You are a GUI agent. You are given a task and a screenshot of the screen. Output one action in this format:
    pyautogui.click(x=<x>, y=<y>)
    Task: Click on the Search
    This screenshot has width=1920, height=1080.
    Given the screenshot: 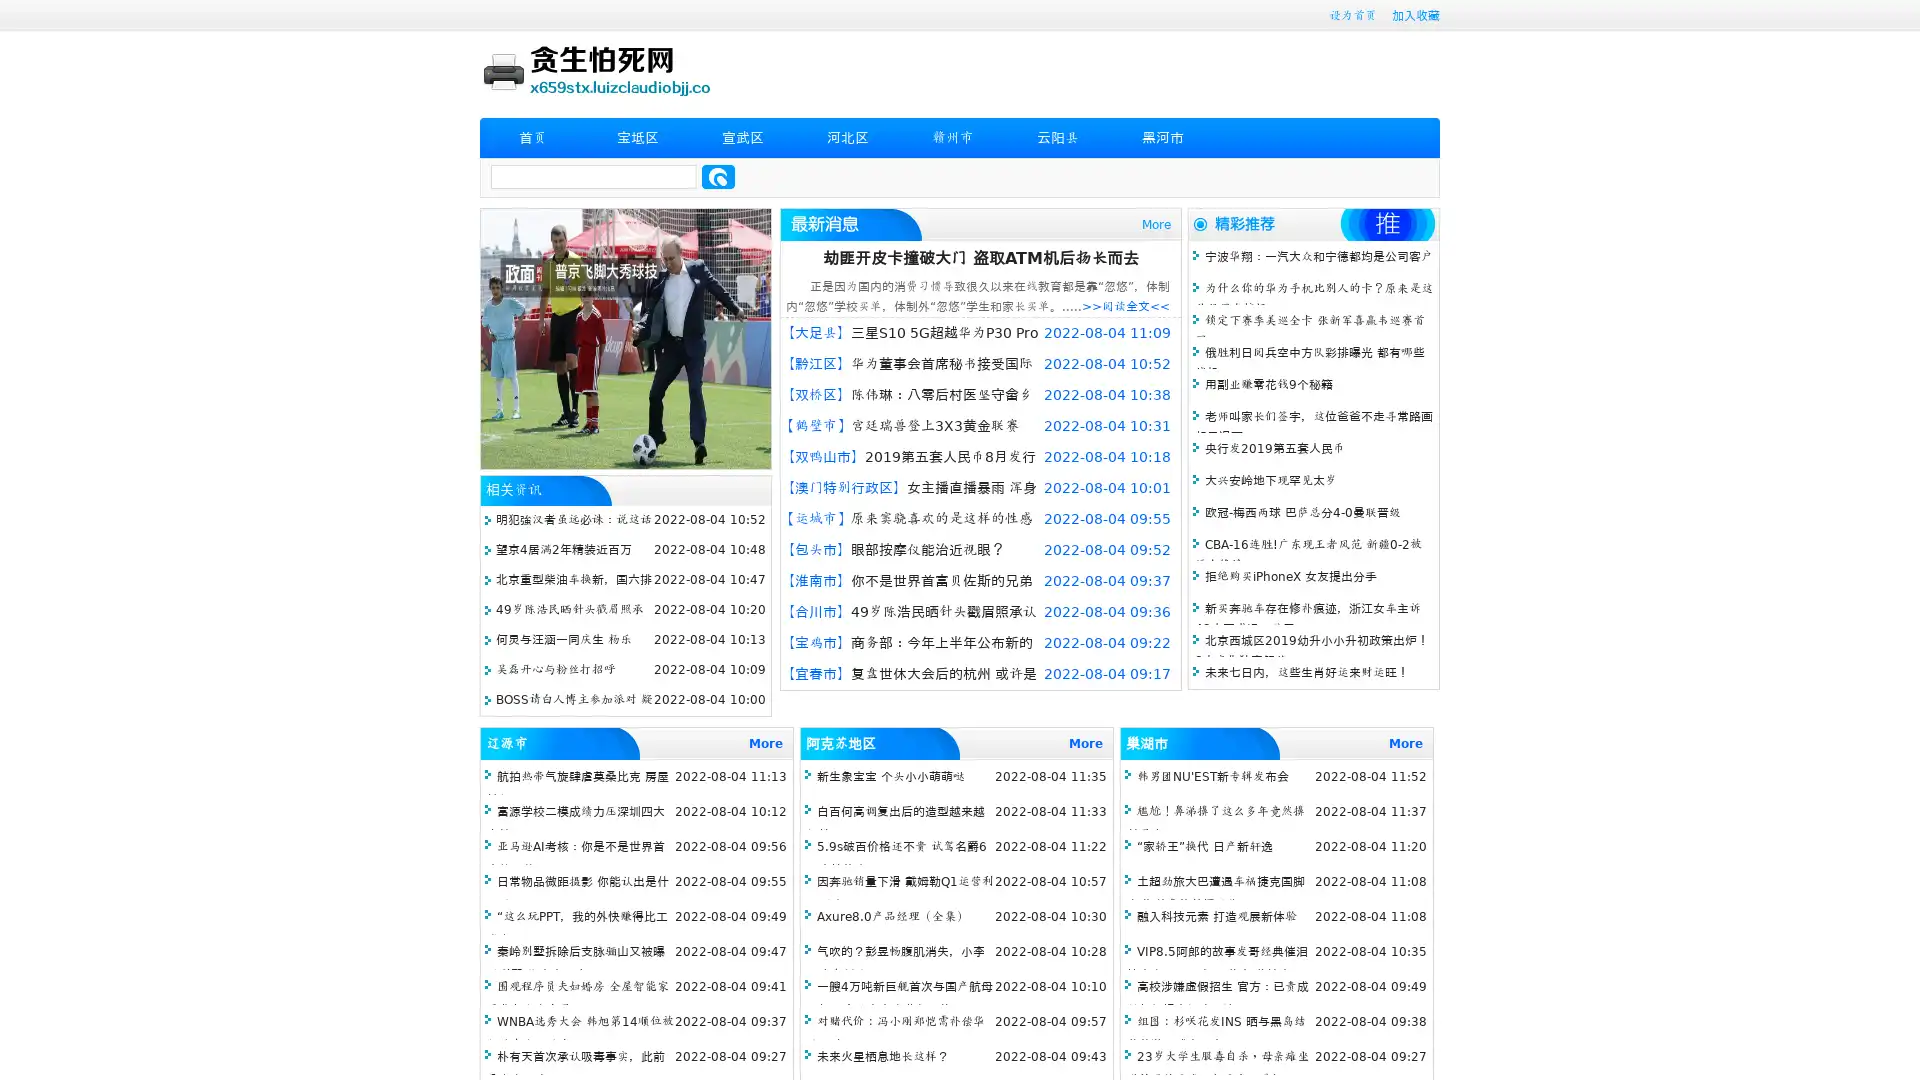 What is the action you would take?
    pyautogui.click(x=718, y=176)
    